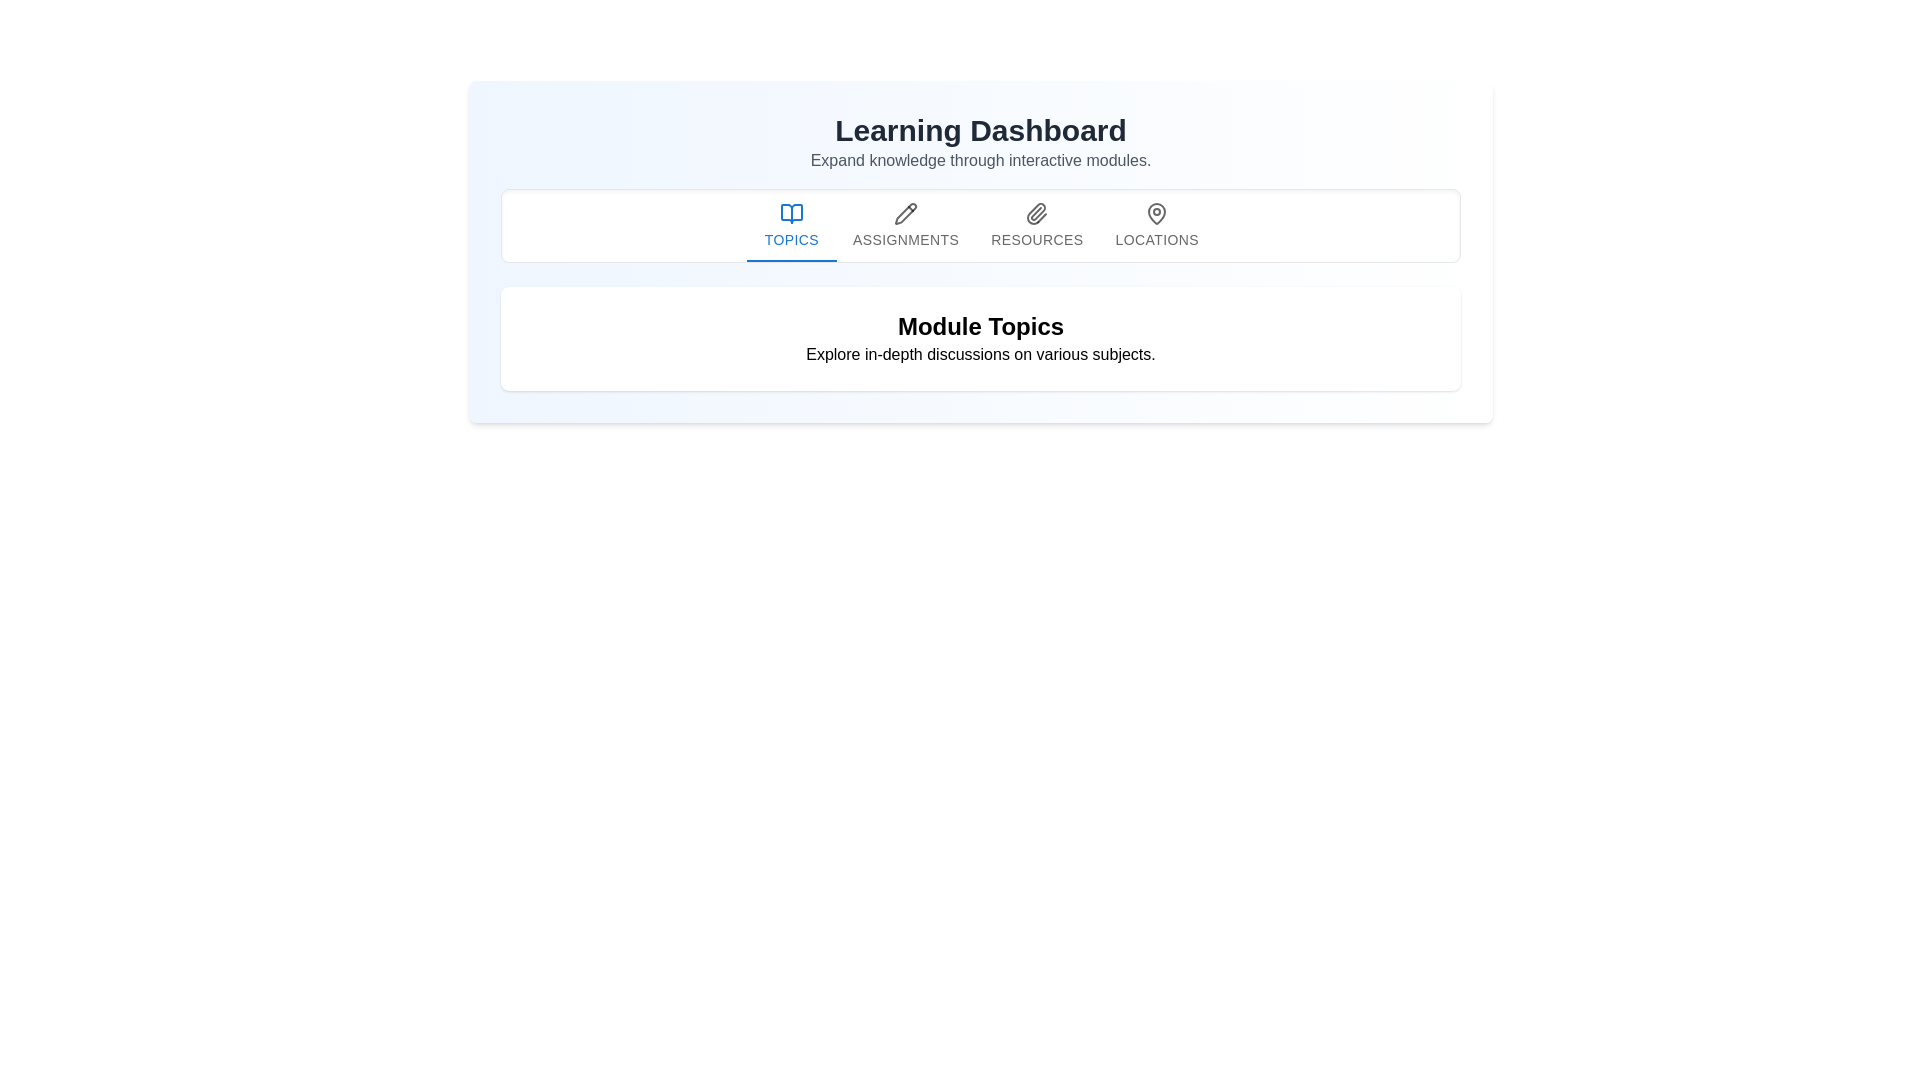 The image size is (1920, 1080). I want to click on the 'Resources' tab button, which is the third tab in the horizontal tab bar with a paperclip icon and yellow text color, to trigger a visual effect, so click(1037, 225).